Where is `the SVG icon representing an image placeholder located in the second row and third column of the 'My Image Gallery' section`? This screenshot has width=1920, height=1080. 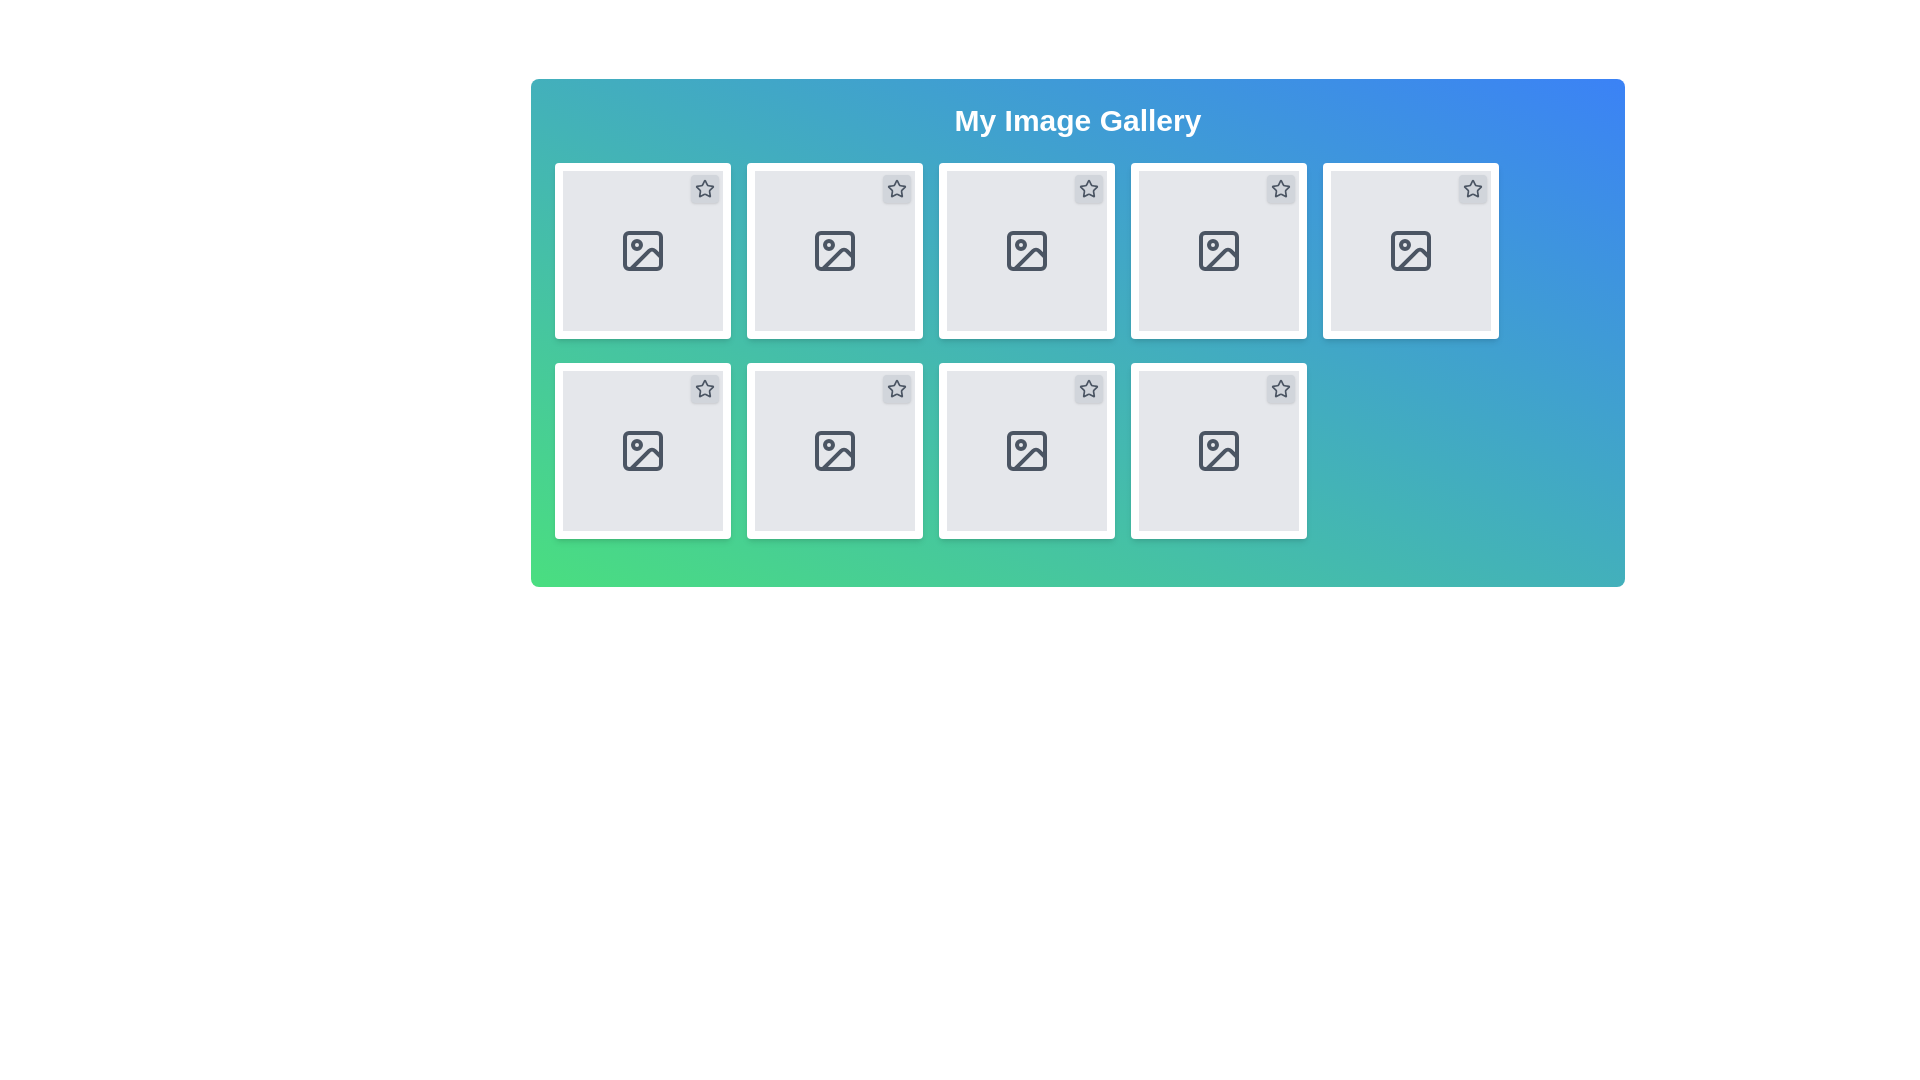
the SVG icon representing an image placeholder located in the second row and third column of the 'My Image Gallery' section is located at coordinates (1027, 249).